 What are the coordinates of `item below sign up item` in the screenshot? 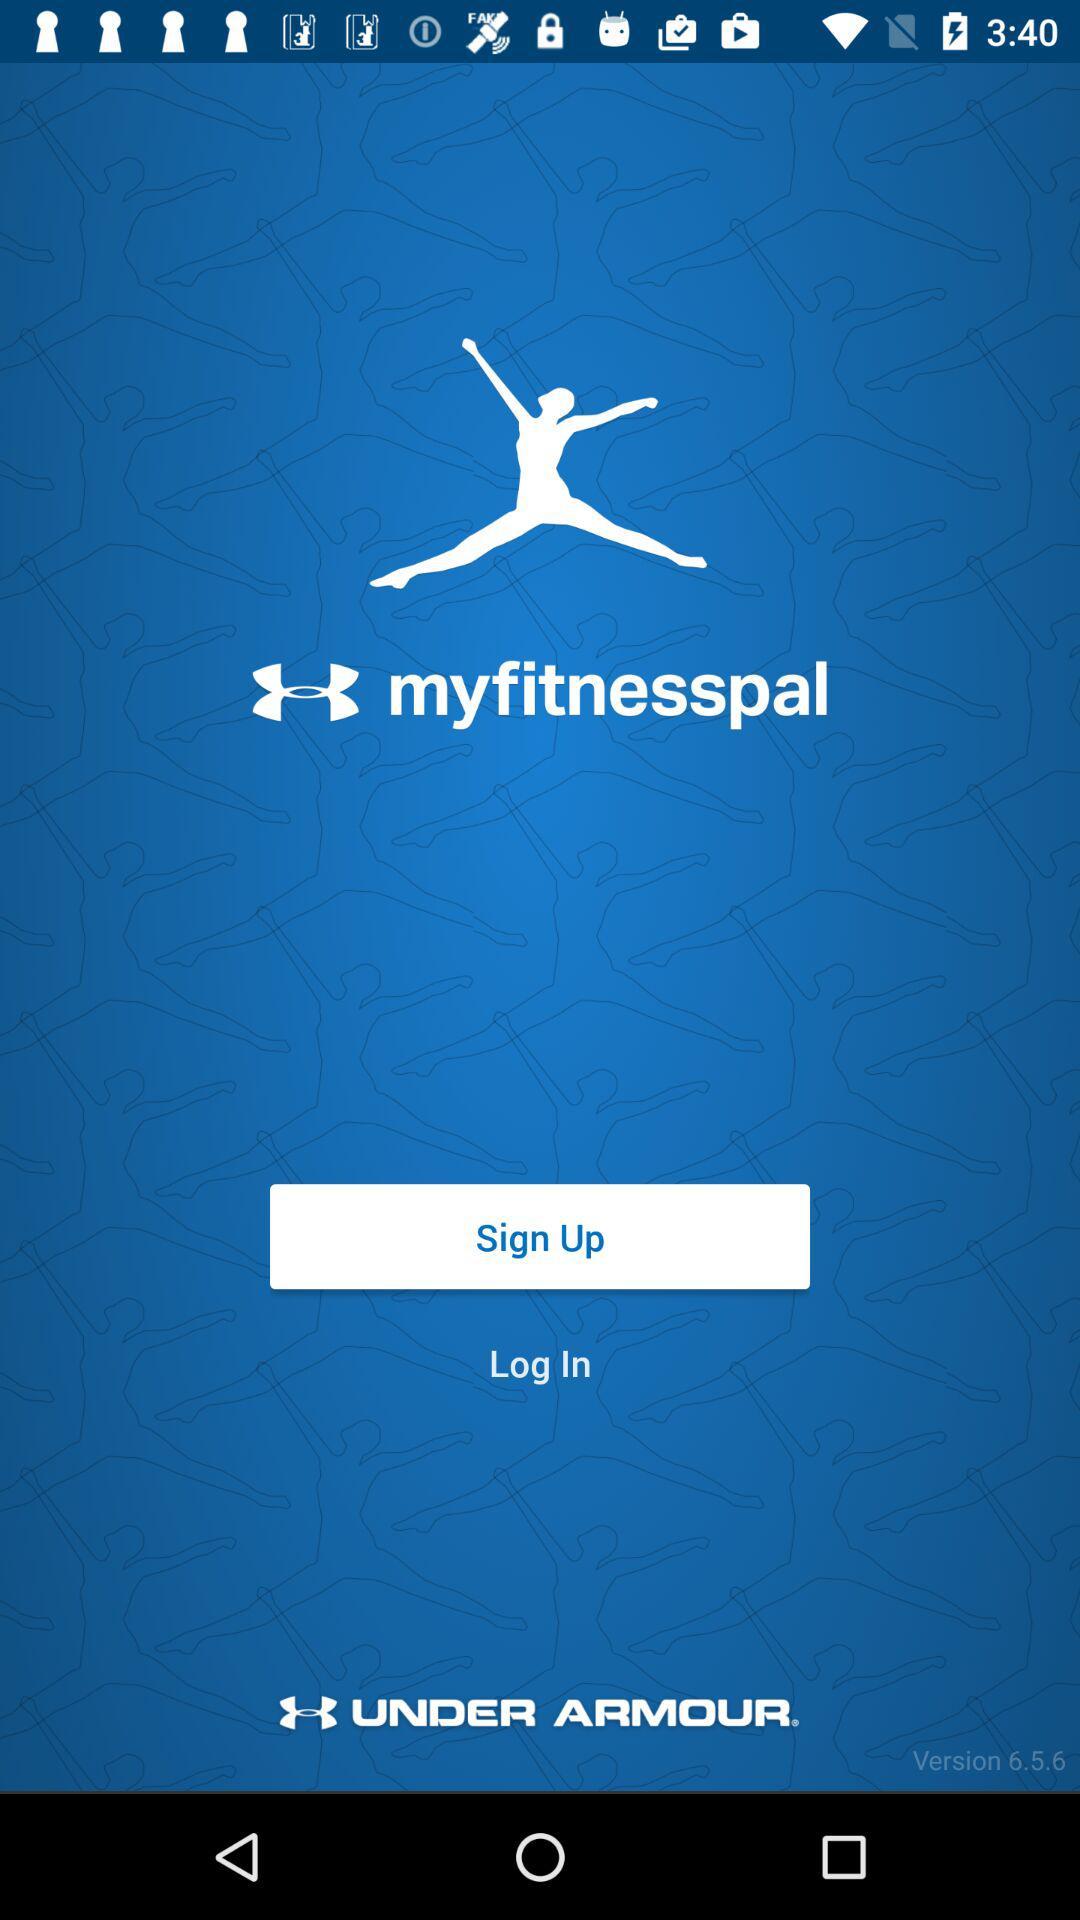 It's located at (540, 1361).